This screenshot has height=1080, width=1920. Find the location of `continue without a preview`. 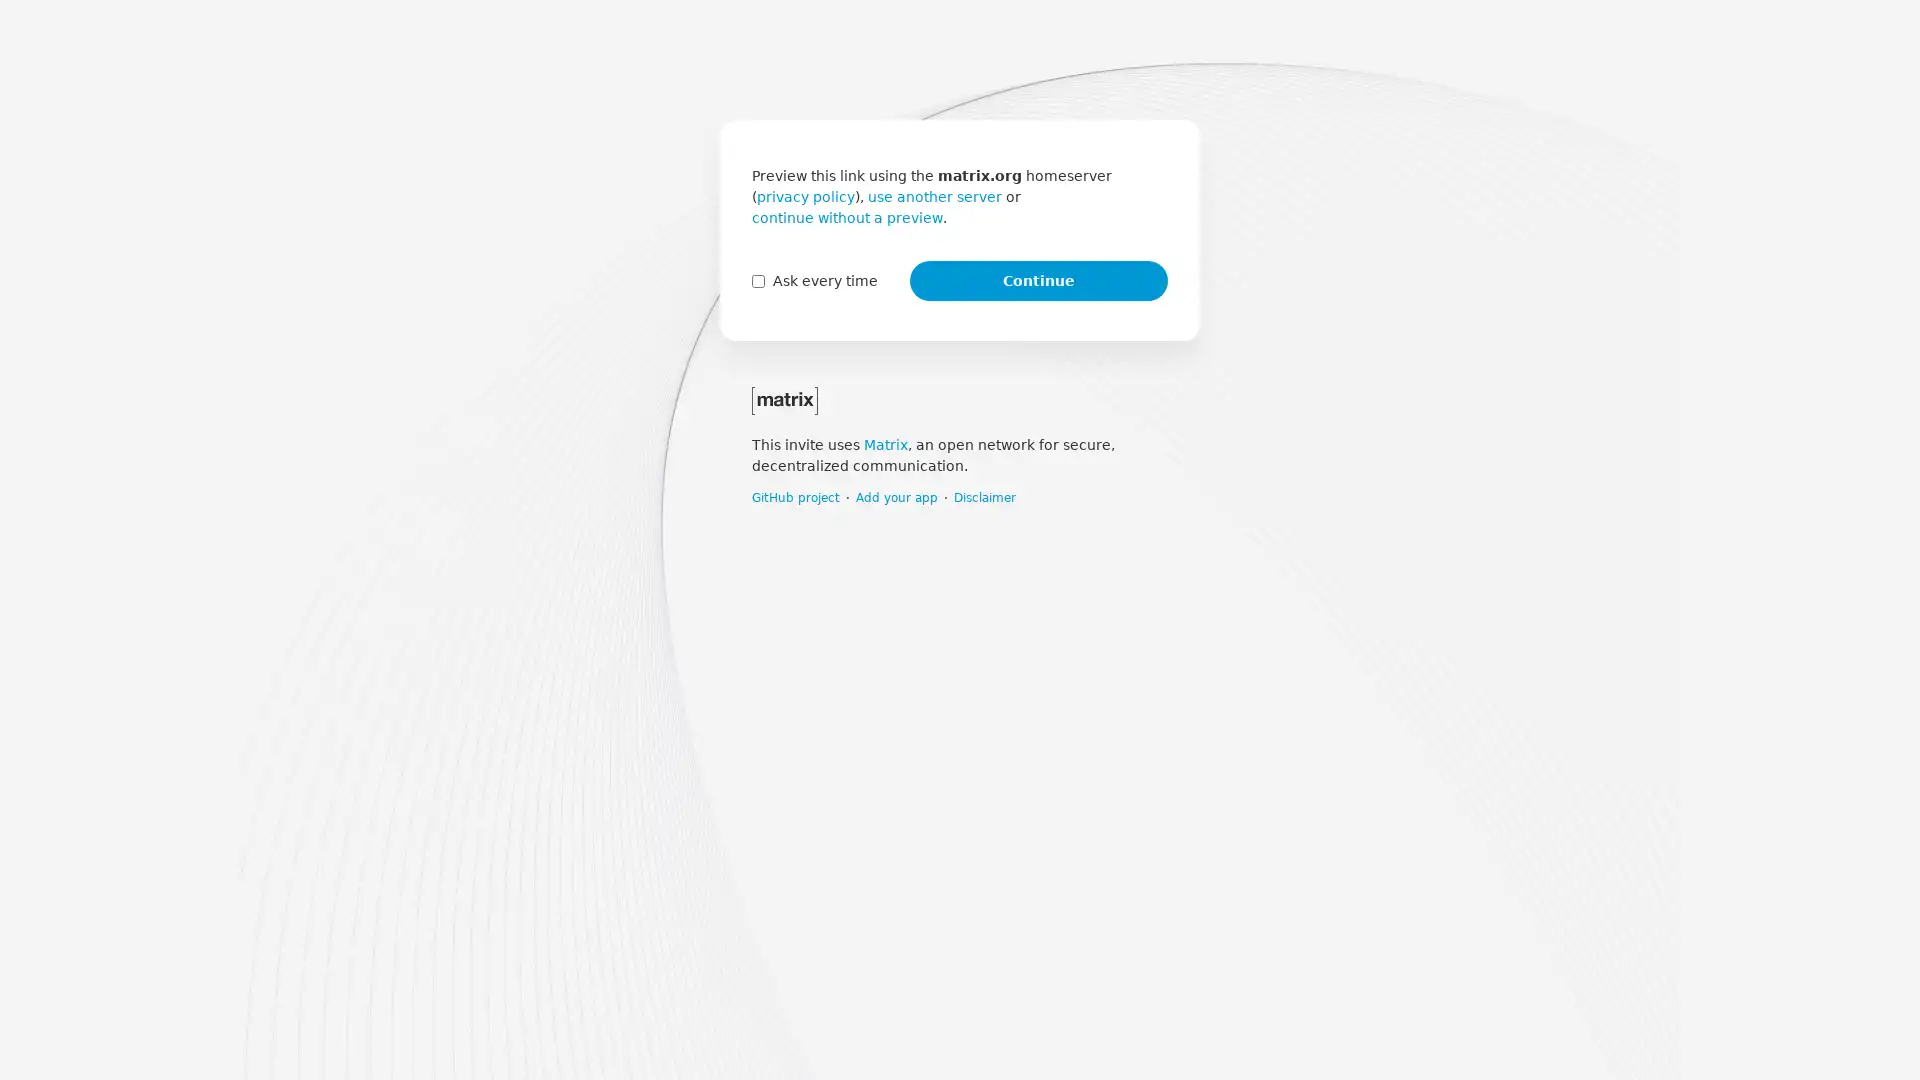

continue without a preview is located at coordinates (847, 218).